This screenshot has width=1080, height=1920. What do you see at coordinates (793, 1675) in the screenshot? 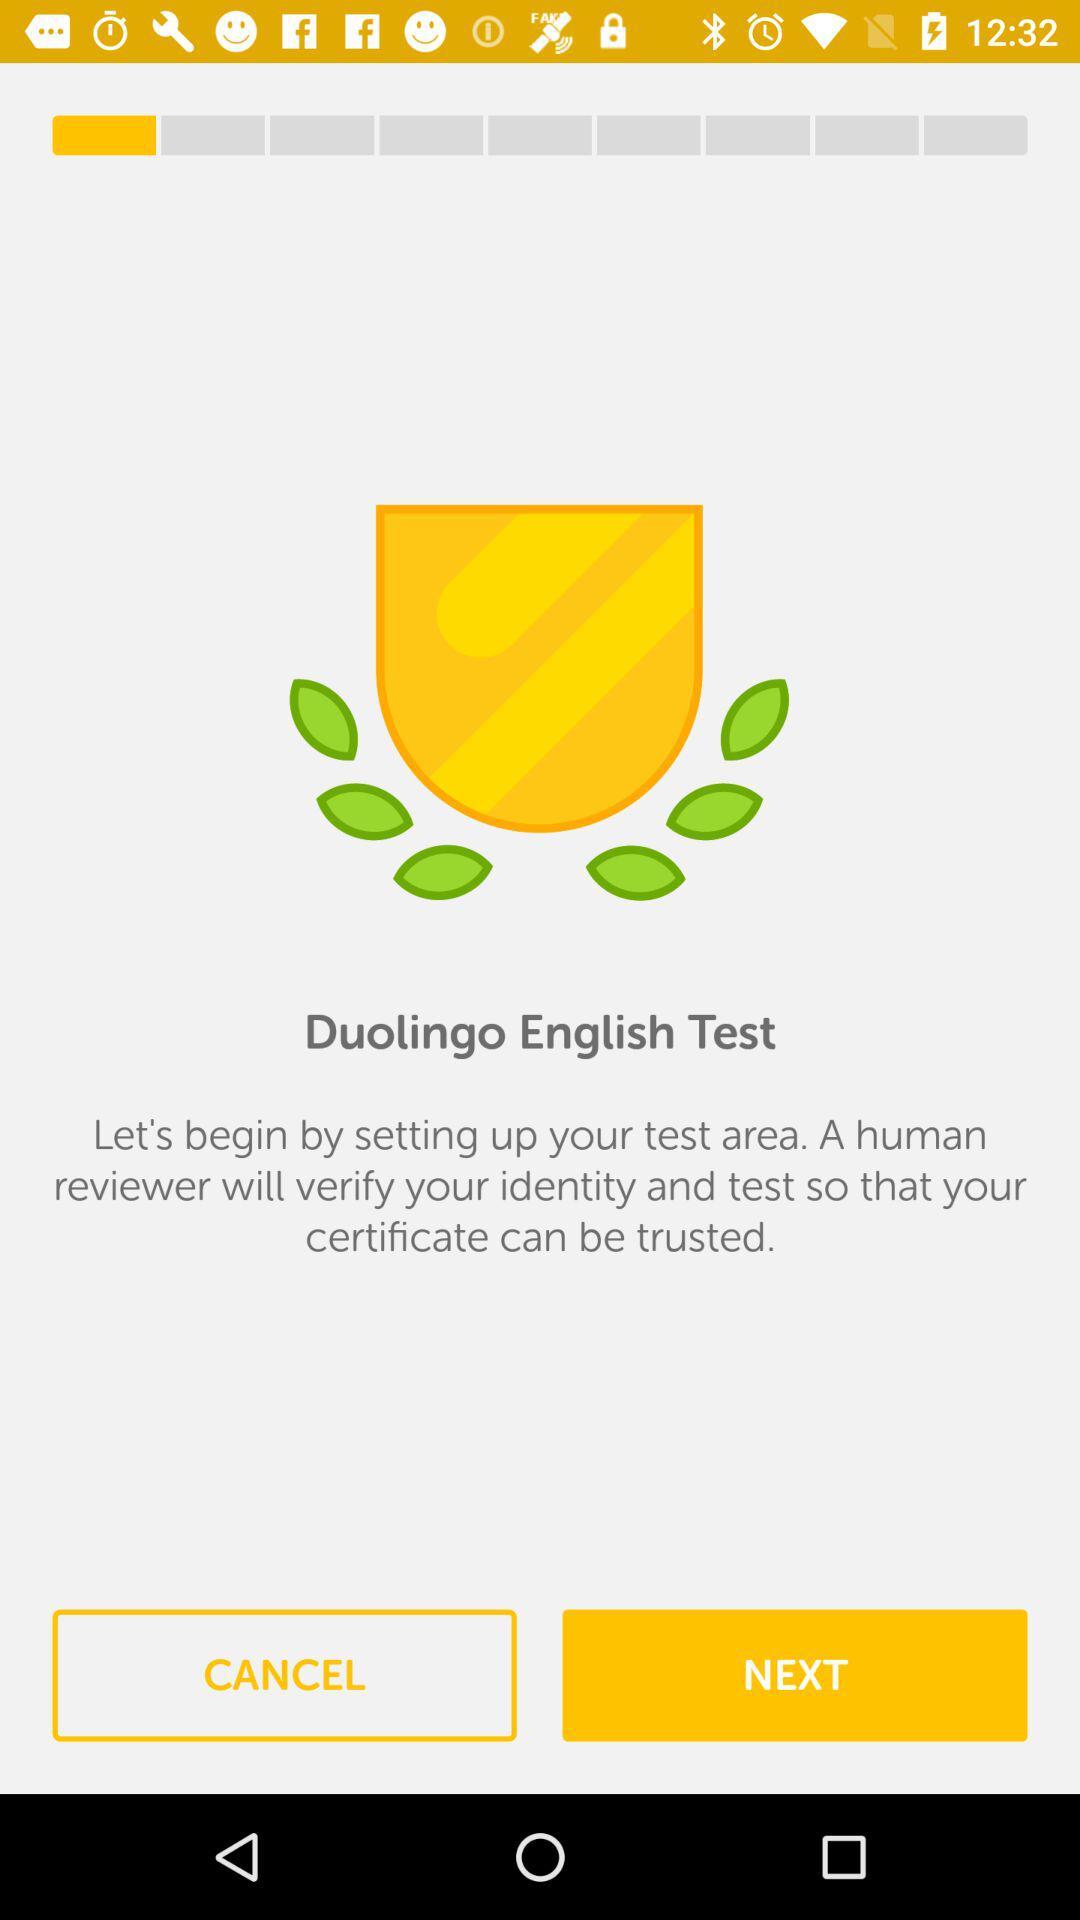
I see `the item next to the cancel icon` at bounding box center [793, 1675].